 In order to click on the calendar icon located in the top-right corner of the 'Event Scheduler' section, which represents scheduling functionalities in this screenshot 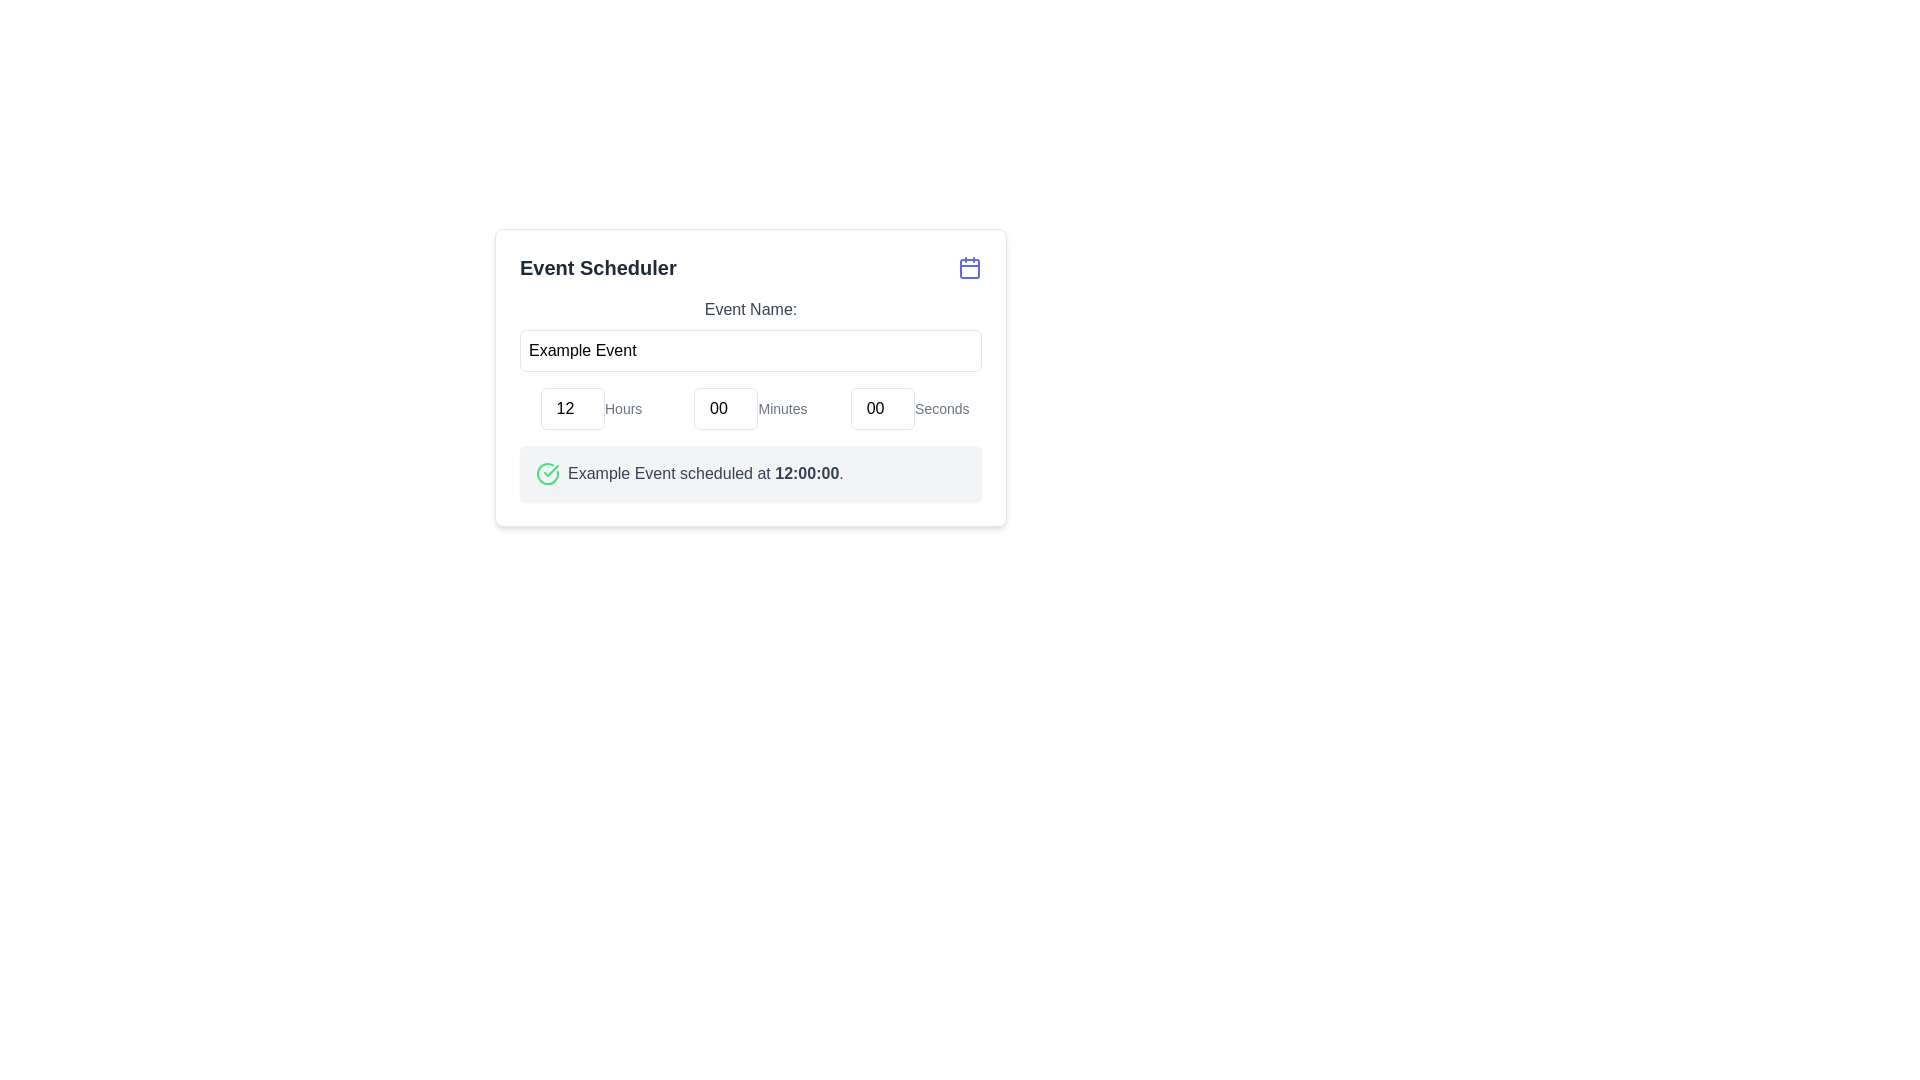, I will do `click(969, 266)`.